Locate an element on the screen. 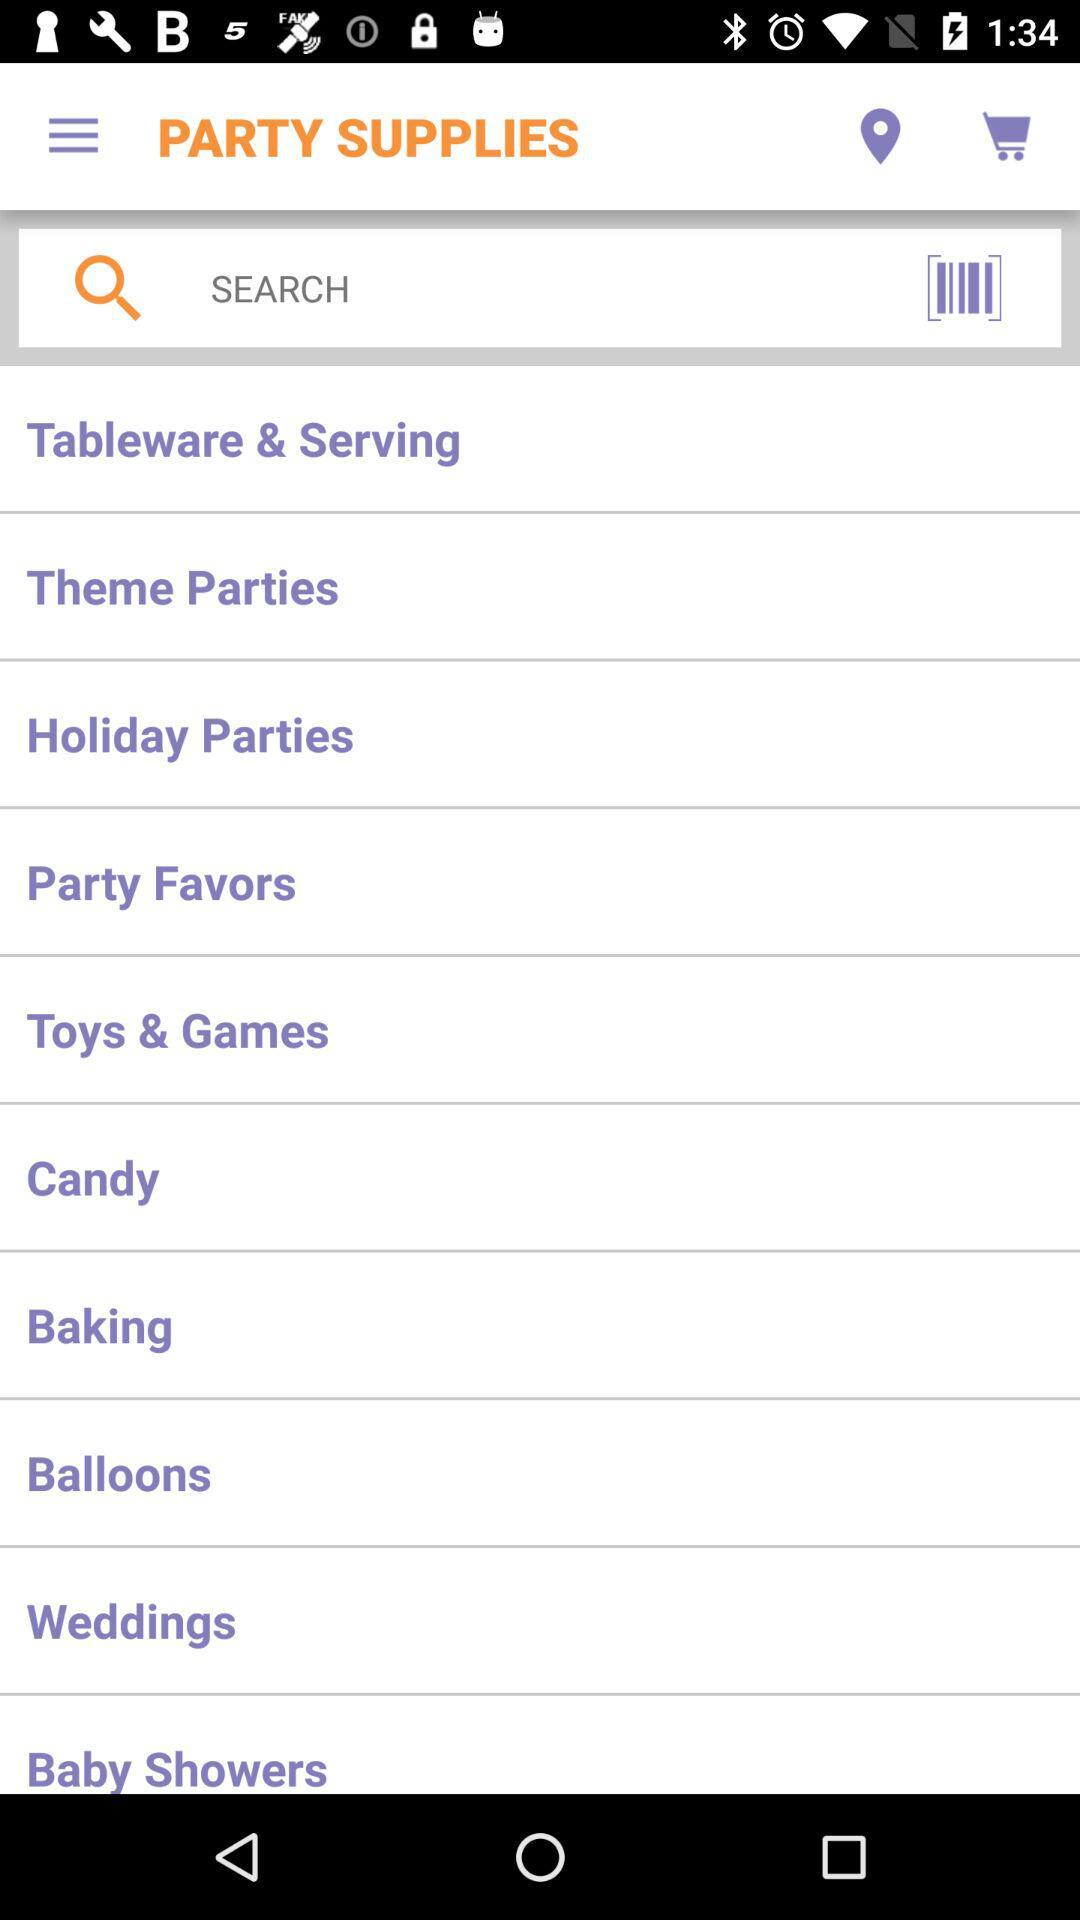  the party favors item is located at coordinates (540, 880).